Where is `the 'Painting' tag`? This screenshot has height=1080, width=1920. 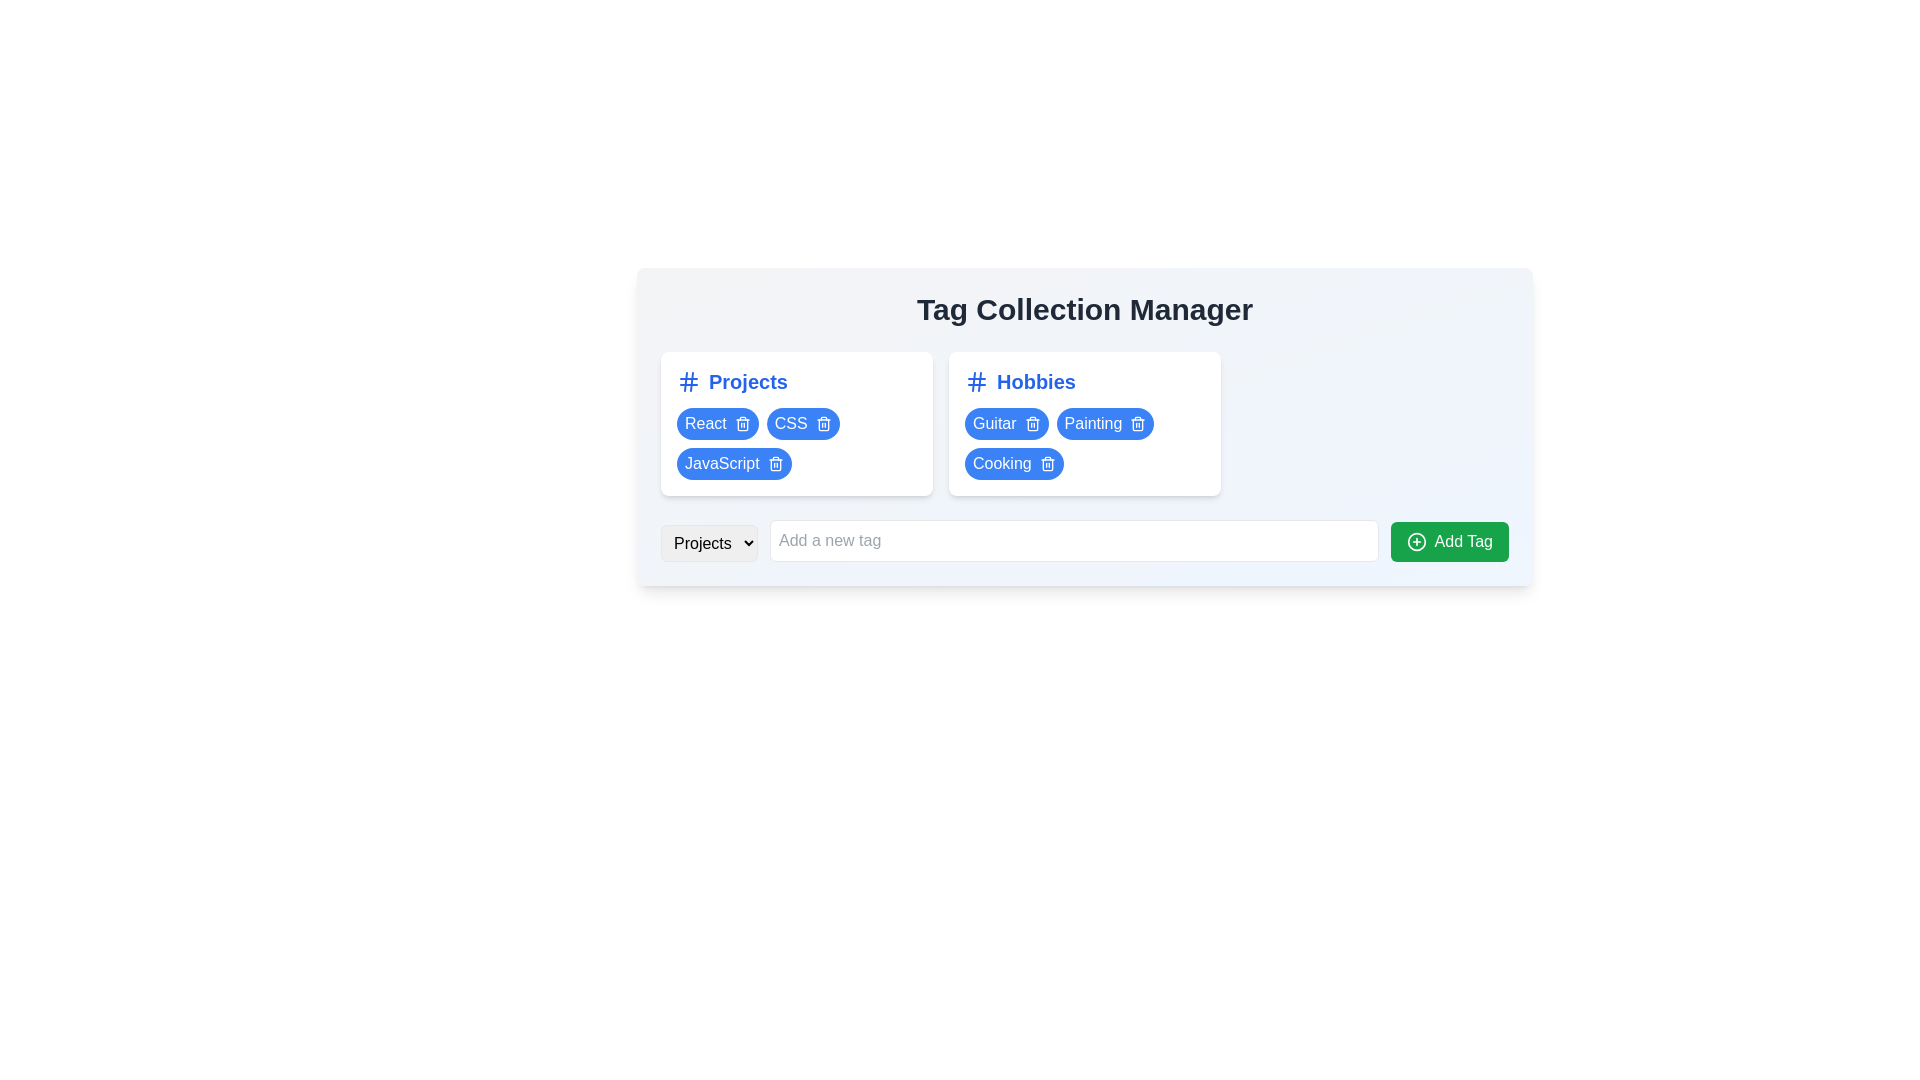
the 'Painting' tag is located at coordinates (1104, 423).